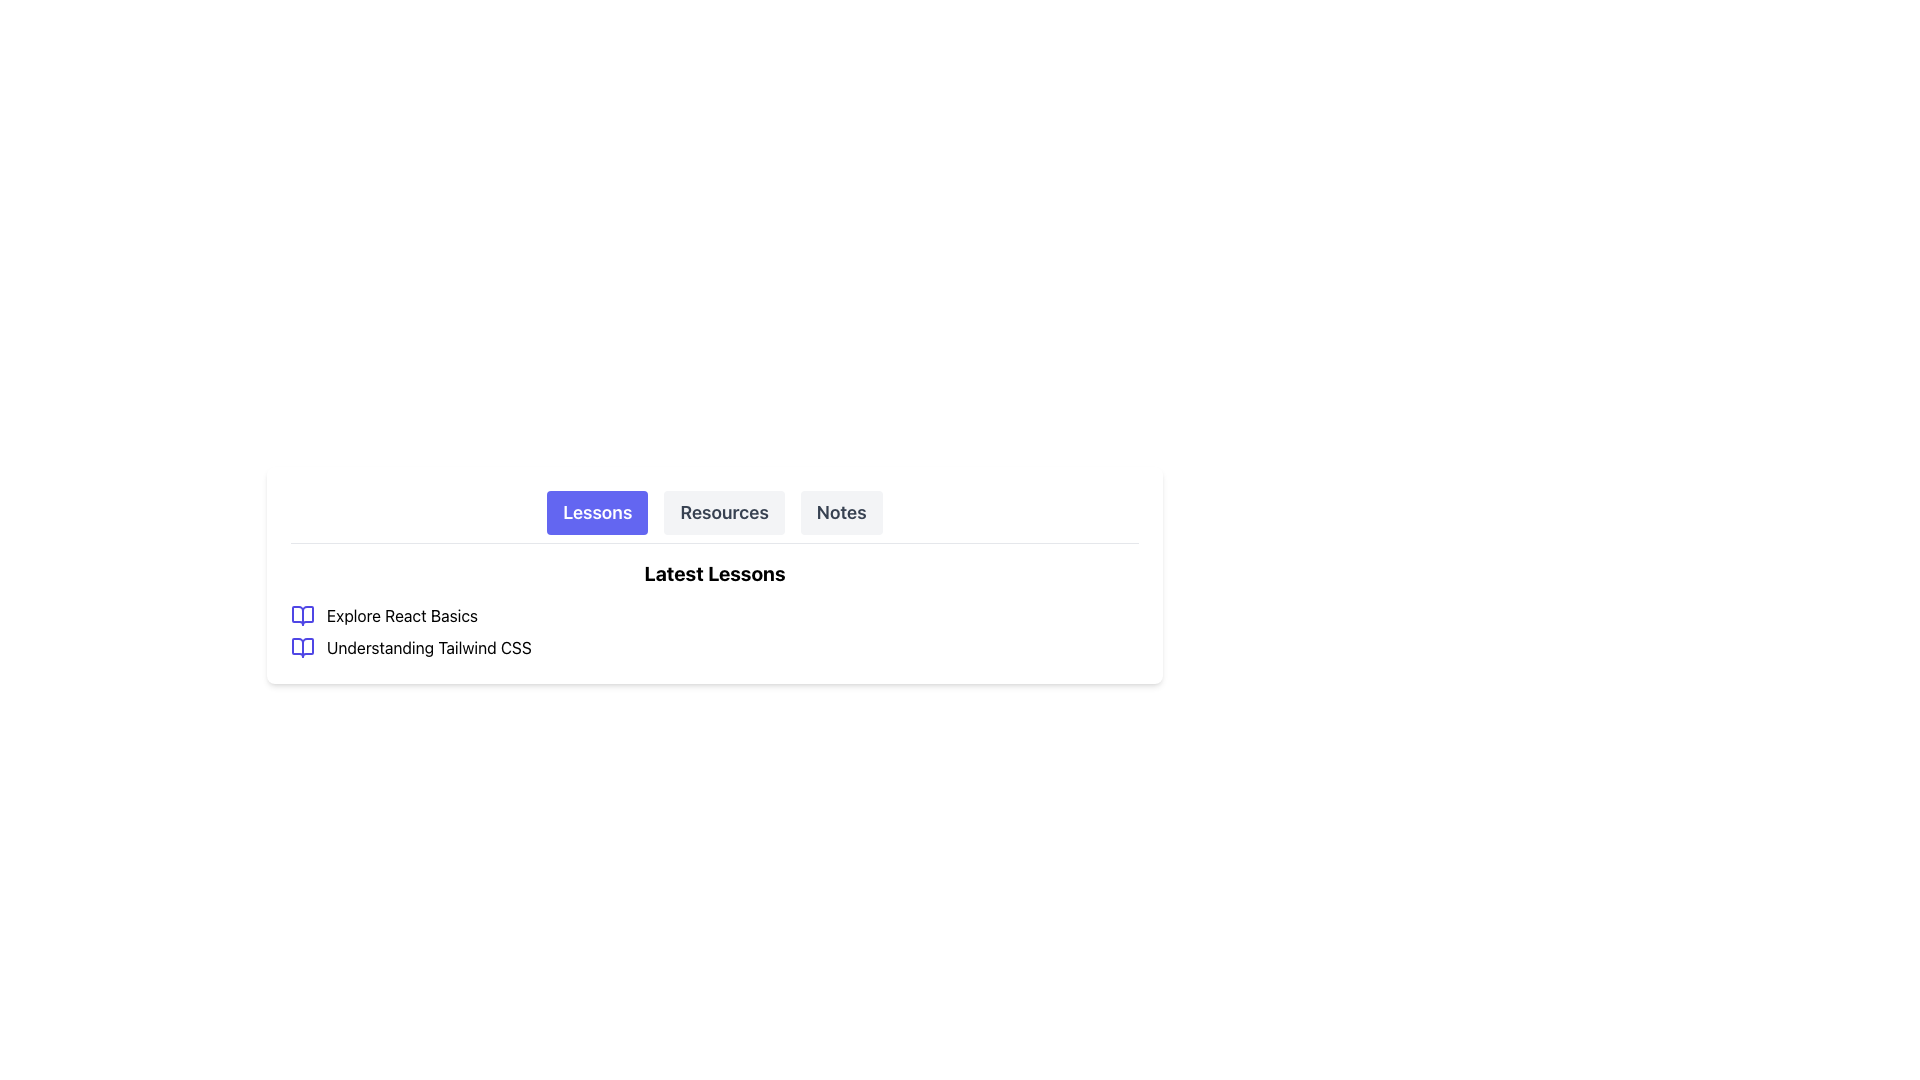  Describe the element at coordinates (401, 615) in the screenshot. I see `the text label reading 'Explore React Basics' in the 'Latest Lessons' section` at that location.